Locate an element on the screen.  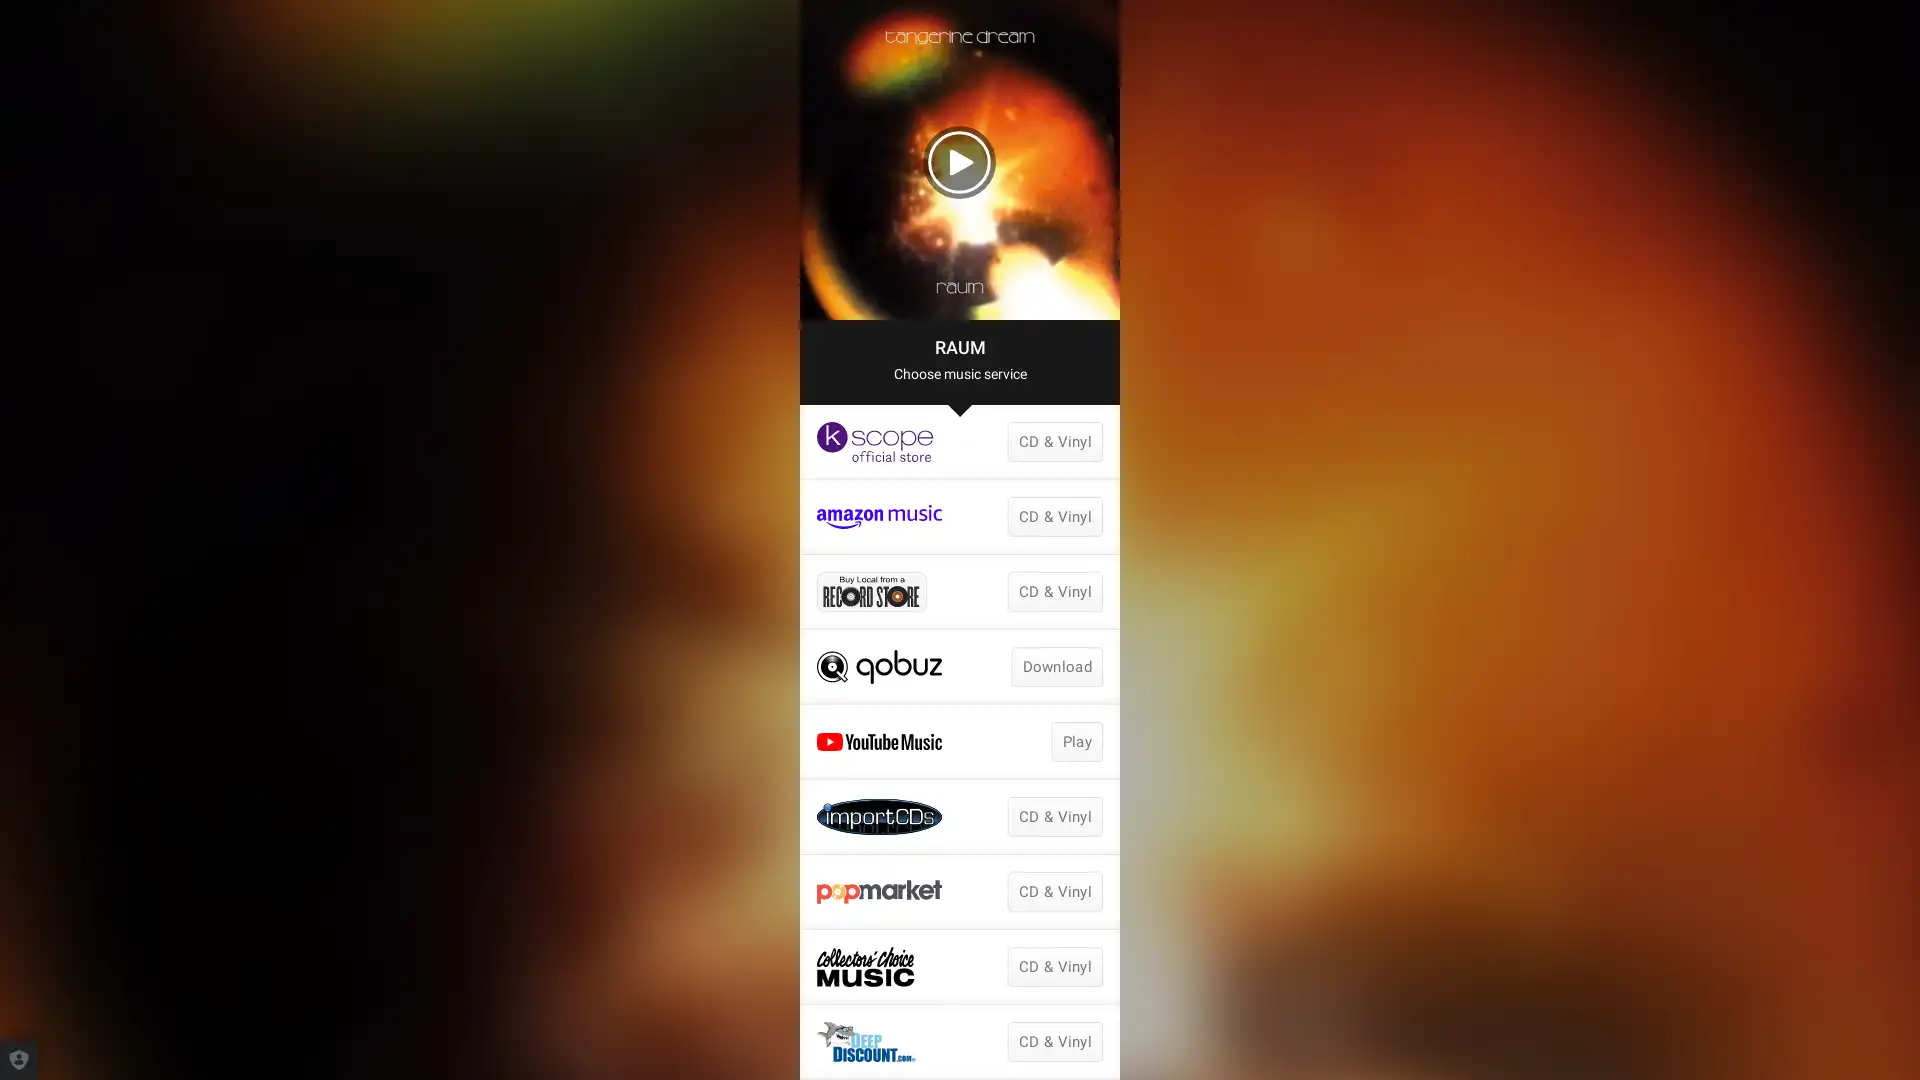
CD & Vinyl is located at coordinates (1054, 966).